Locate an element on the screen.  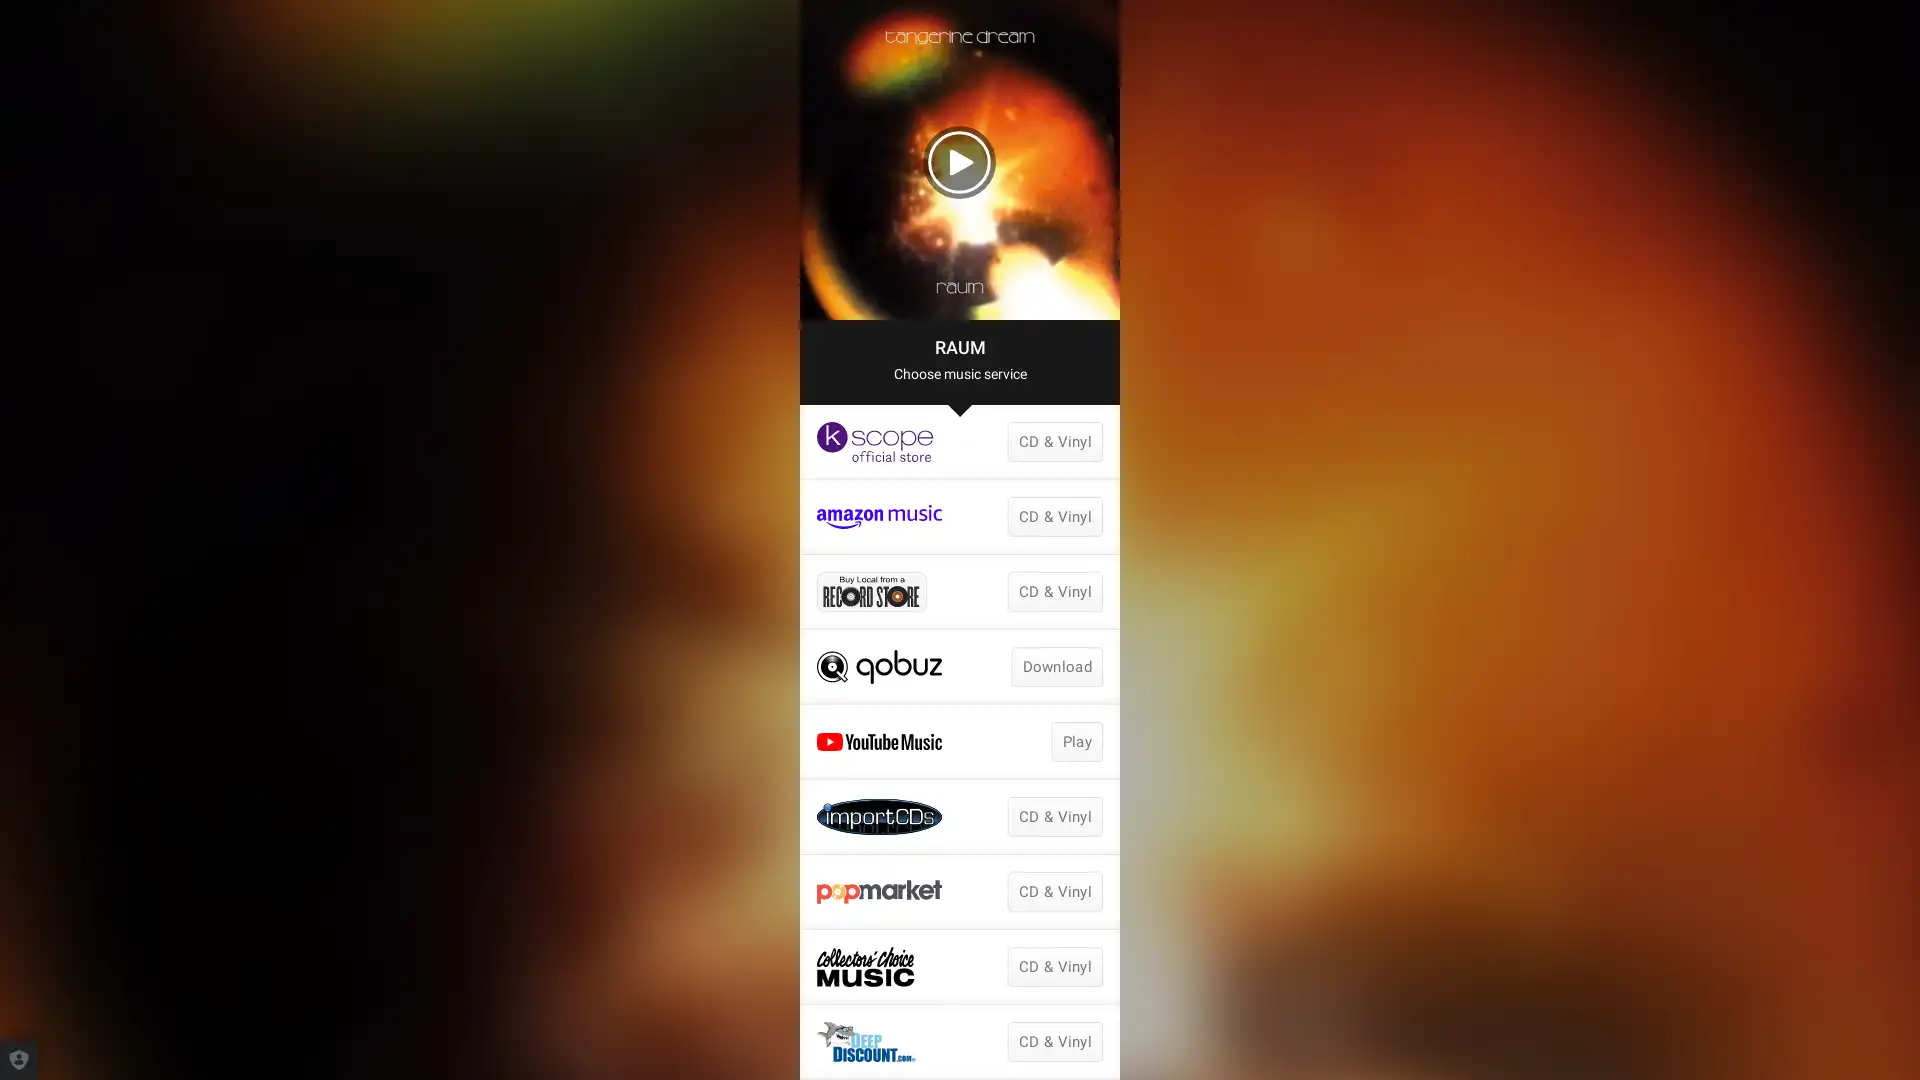
CD & Vinyl is located at coordinates (1054, 966).